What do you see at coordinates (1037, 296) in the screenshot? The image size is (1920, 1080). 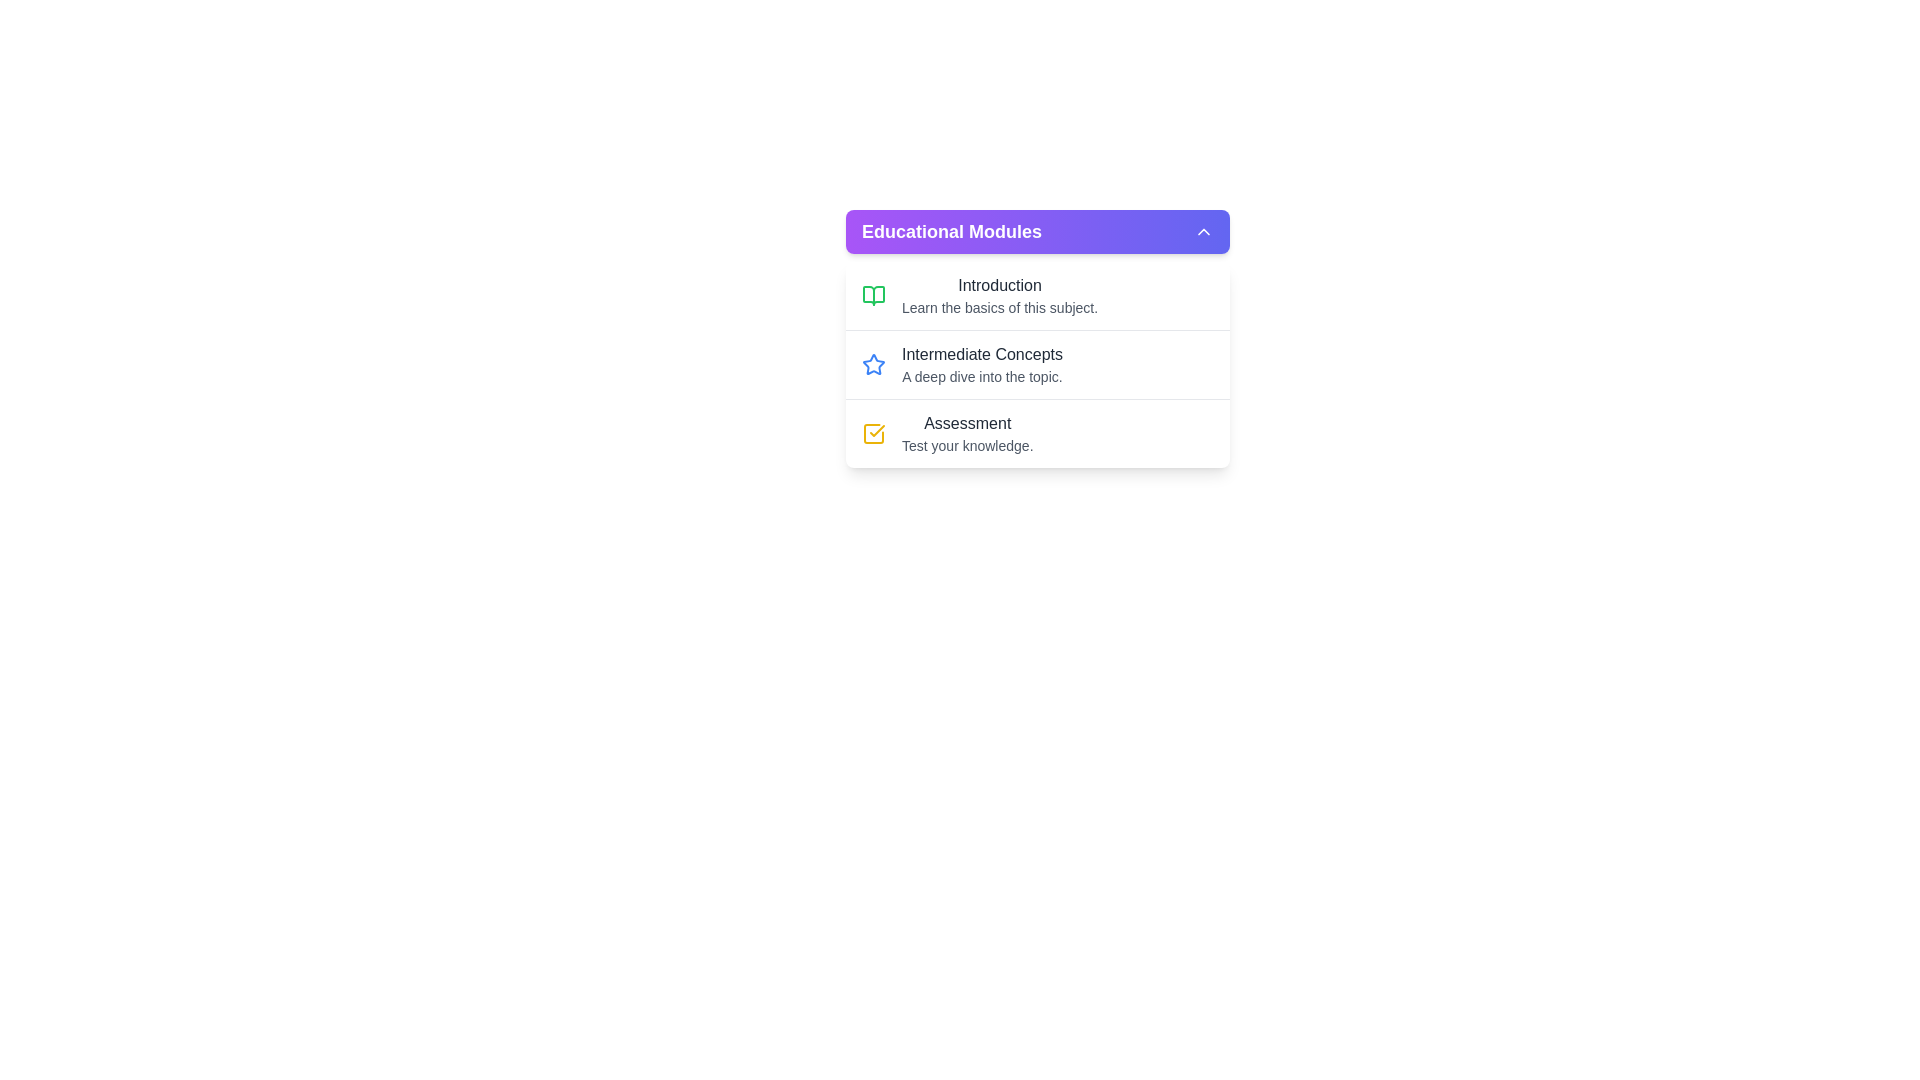 I see `the first selectable list item labeled 'Introduction' with a green open book icon` at bounding box center [1037, 296].